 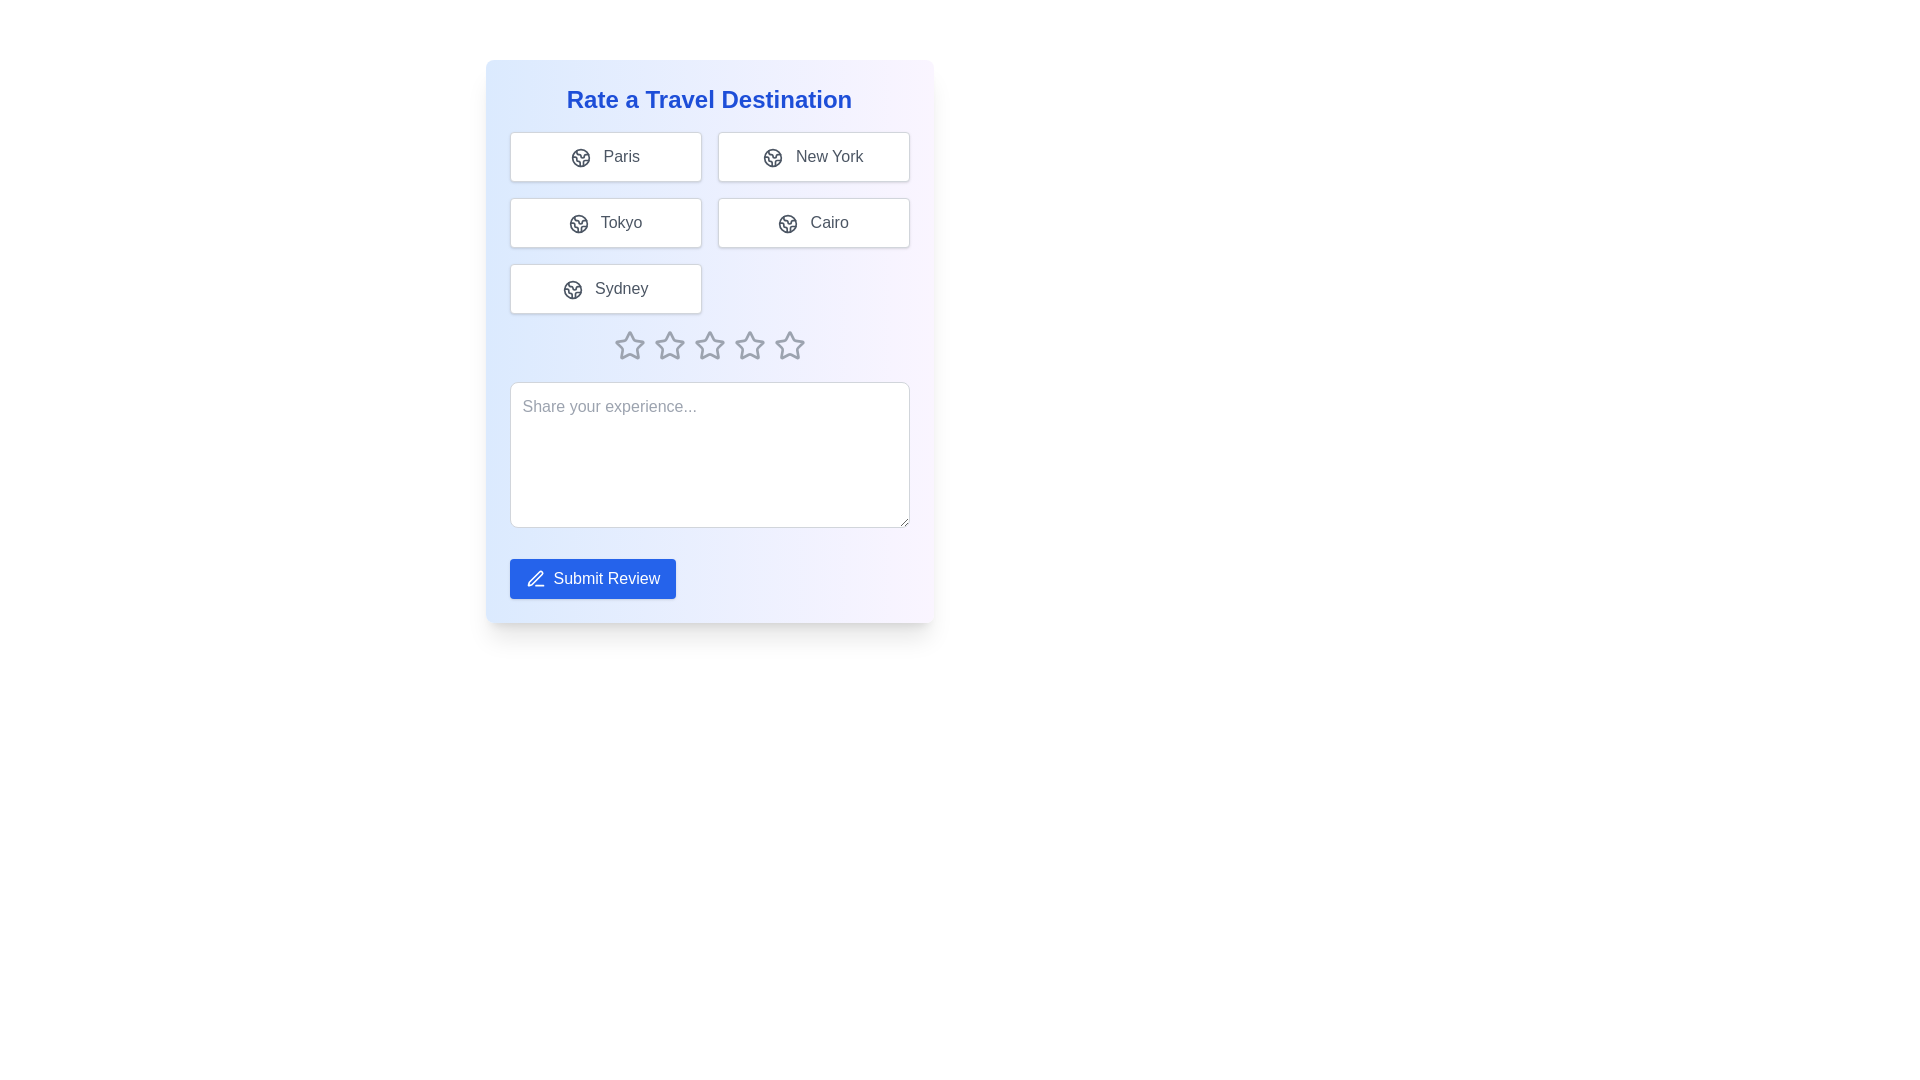 What do you see at coordinates (772, 156) in the screenshot?
I see `the circular component within the 'New York' option button in the 'Rate a Travel Destination' section` at bounding box center [772, 156].